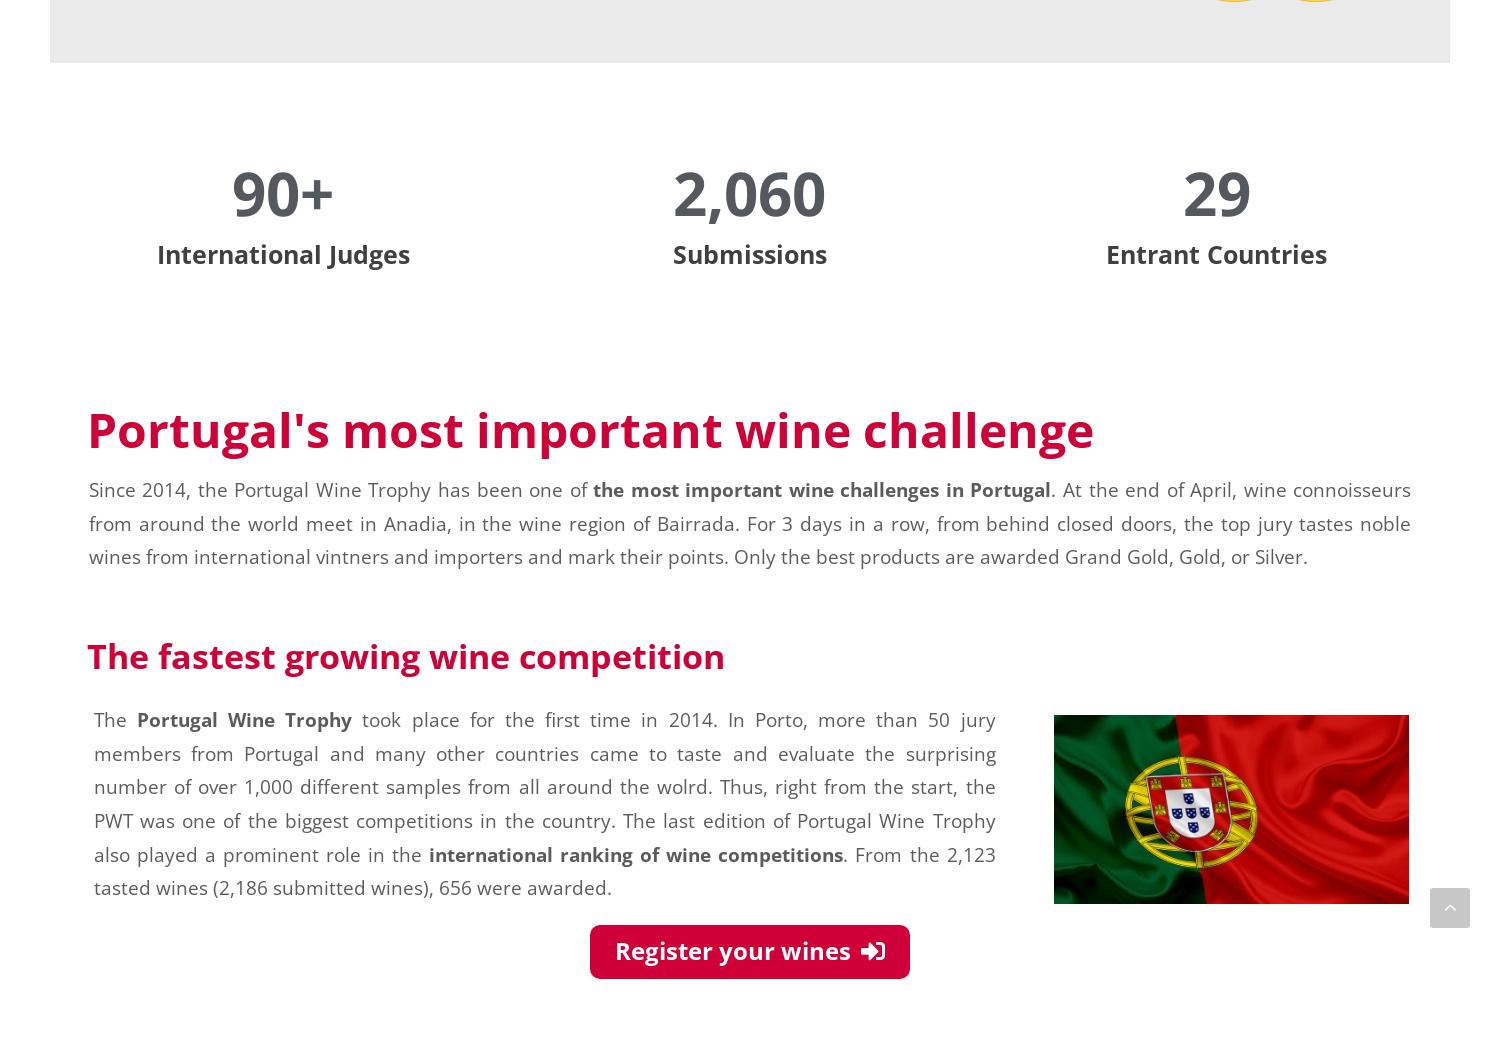  Describe the element at coordinates (92, 786) in the screenshot. I see `'took place for the first time in 2014. In Porto, more than 50 jury members from Portugal and many other countries came to taste and evaluate the surprising number of over 1,000 different samples from all around the wolrd. Thus, right from the start, the PWT was one of the biggest competitions in the country. The last edition of Portugal Wine Trophy also played a prominent role in the'` at that location.